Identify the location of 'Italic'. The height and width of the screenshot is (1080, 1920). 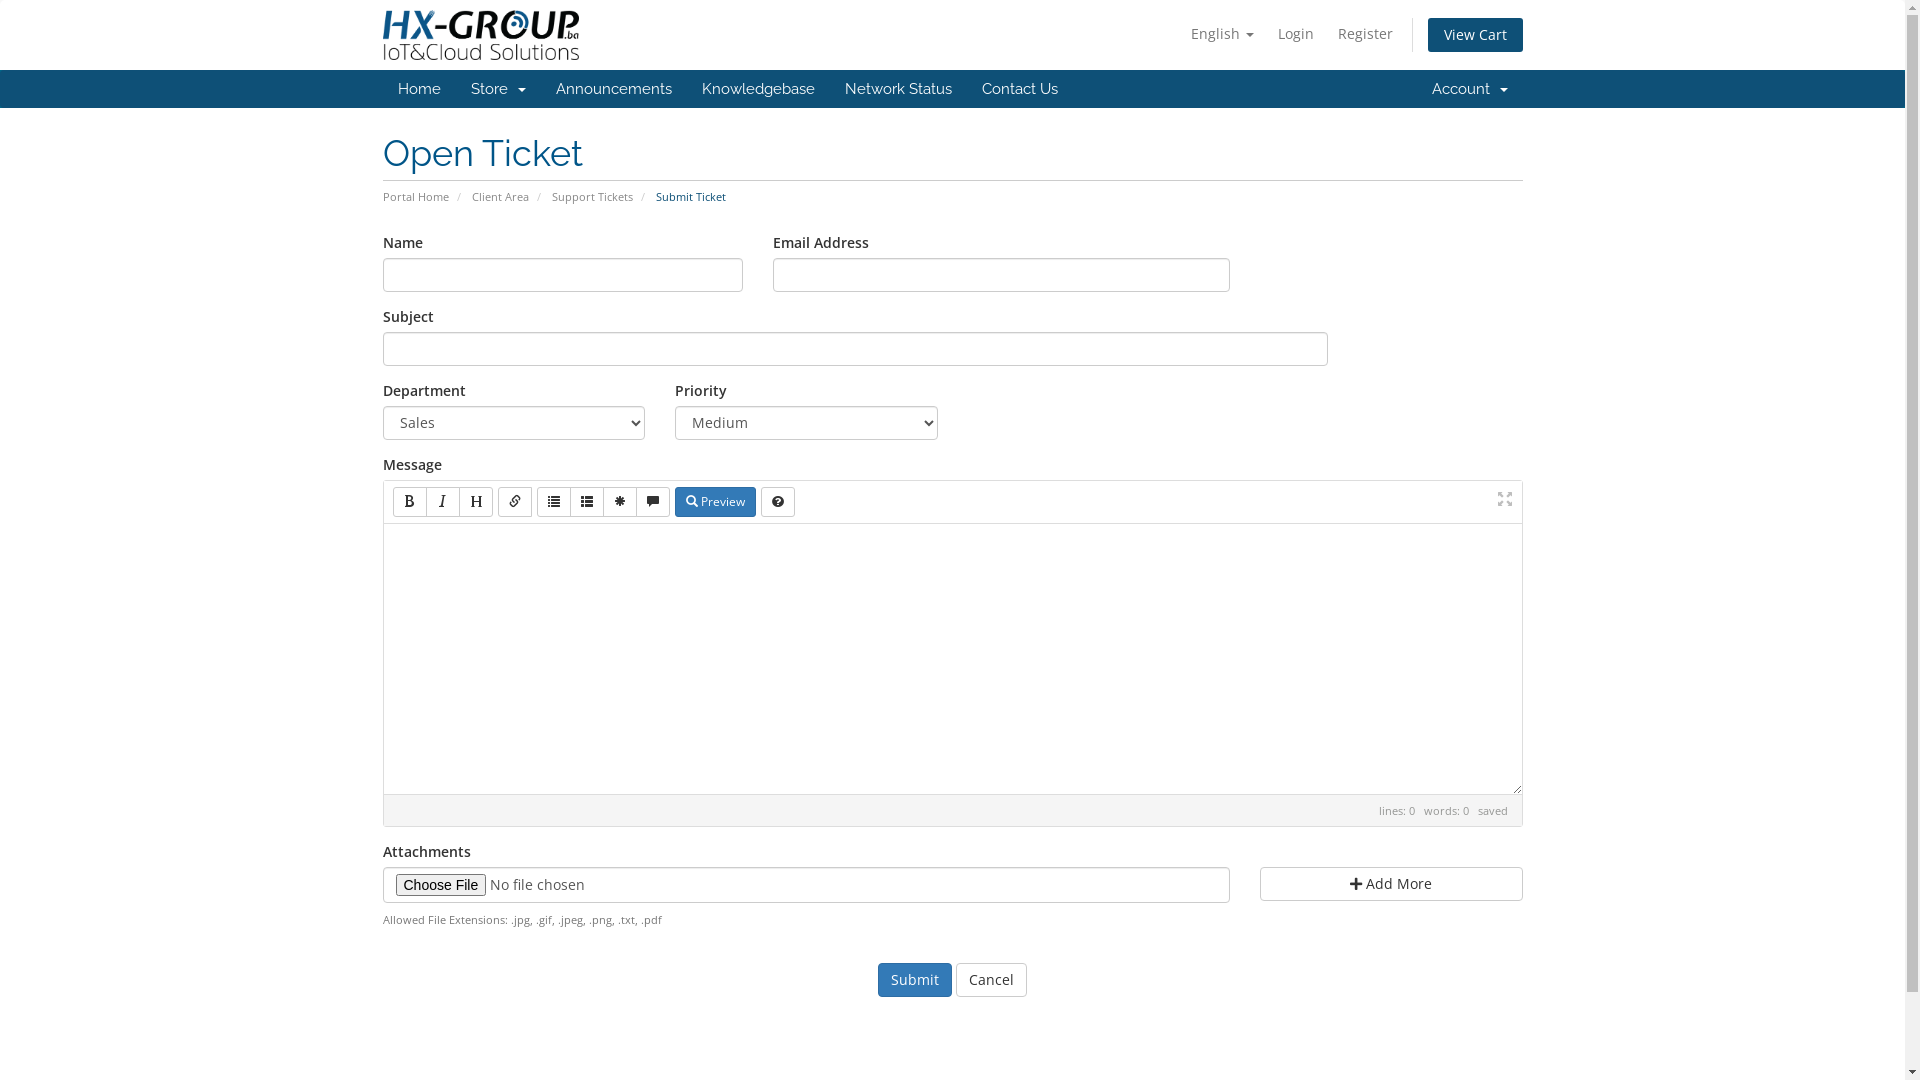
(441, 500).